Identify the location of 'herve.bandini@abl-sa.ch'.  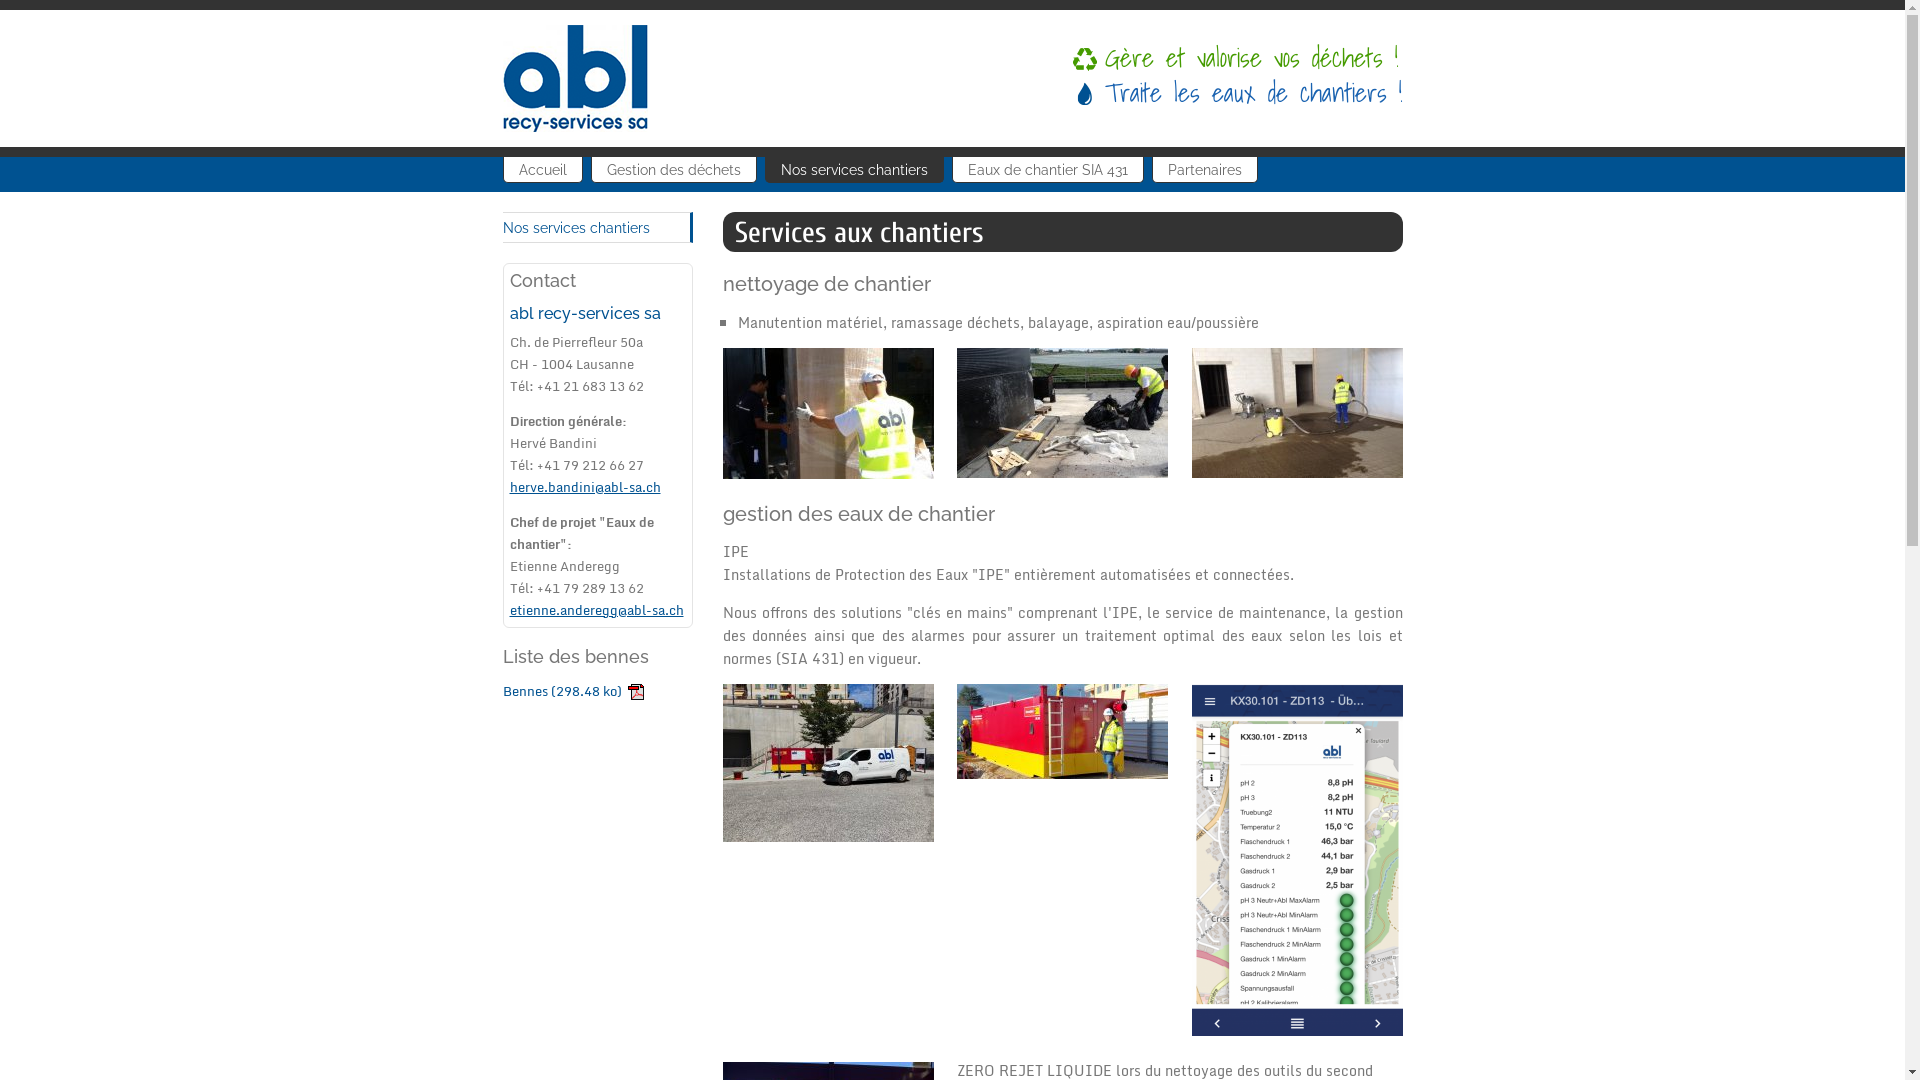
(509, 486).